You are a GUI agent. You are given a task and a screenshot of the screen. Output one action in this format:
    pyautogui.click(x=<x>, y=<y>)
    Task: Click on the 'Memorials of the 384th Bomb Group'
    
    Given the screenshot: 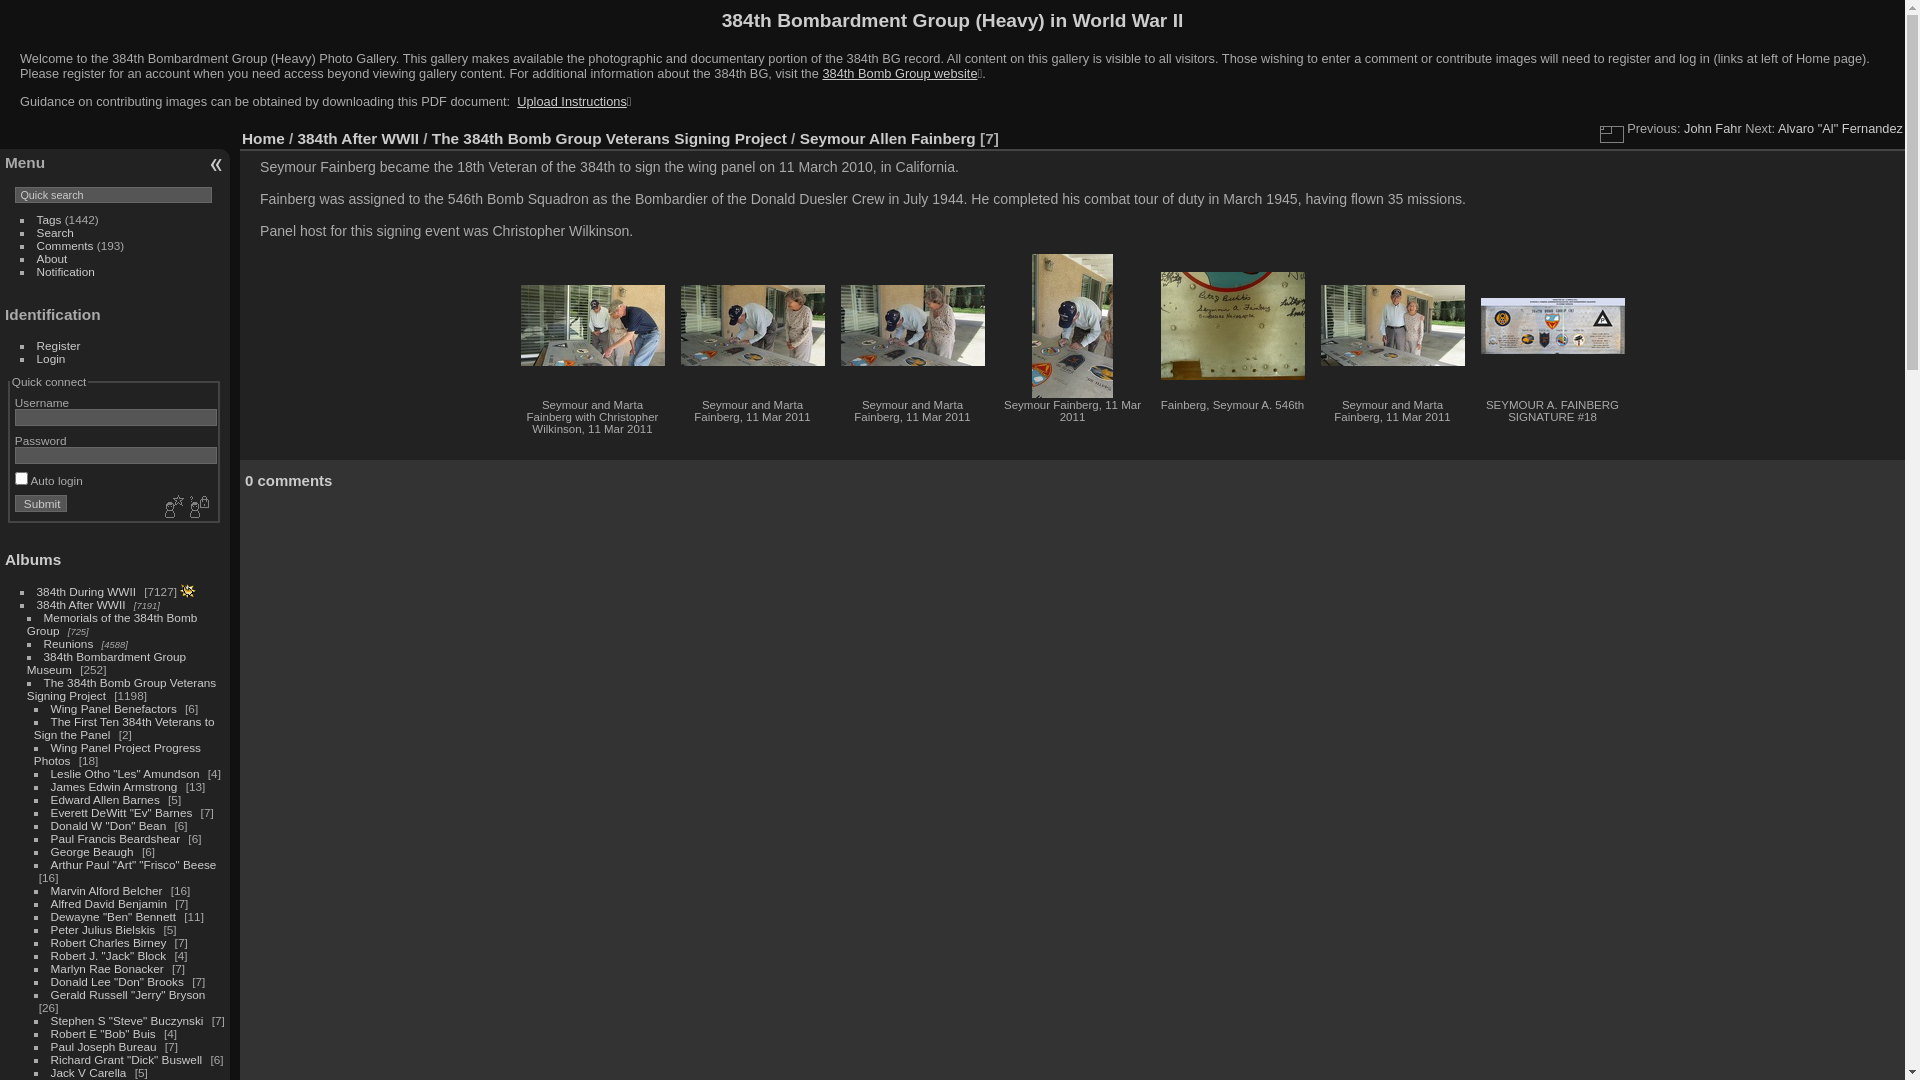 What is the action you would take?
    pyautogui.click(x=110, y=623)
    